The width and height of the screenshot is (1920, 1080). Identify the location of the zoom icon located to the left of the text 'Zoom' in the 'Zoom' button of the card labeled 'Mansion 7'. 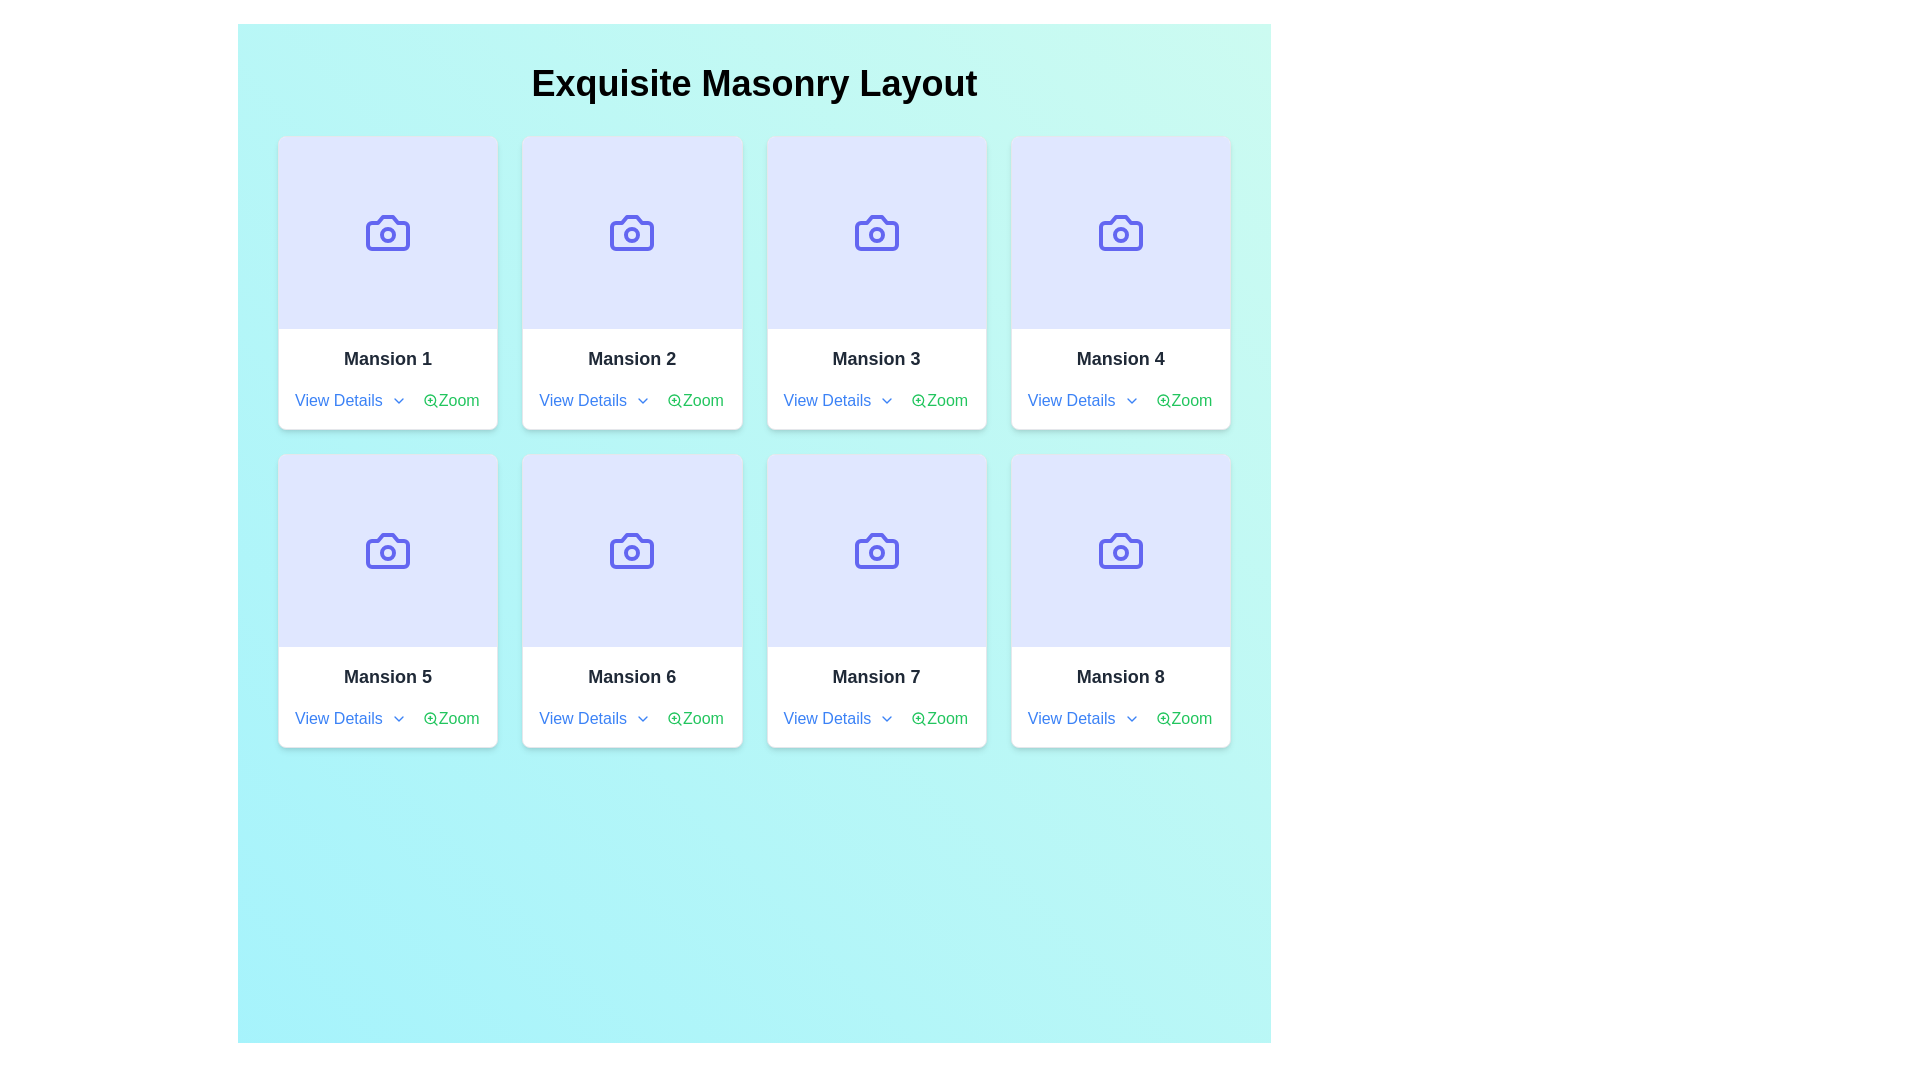
(918, 717).